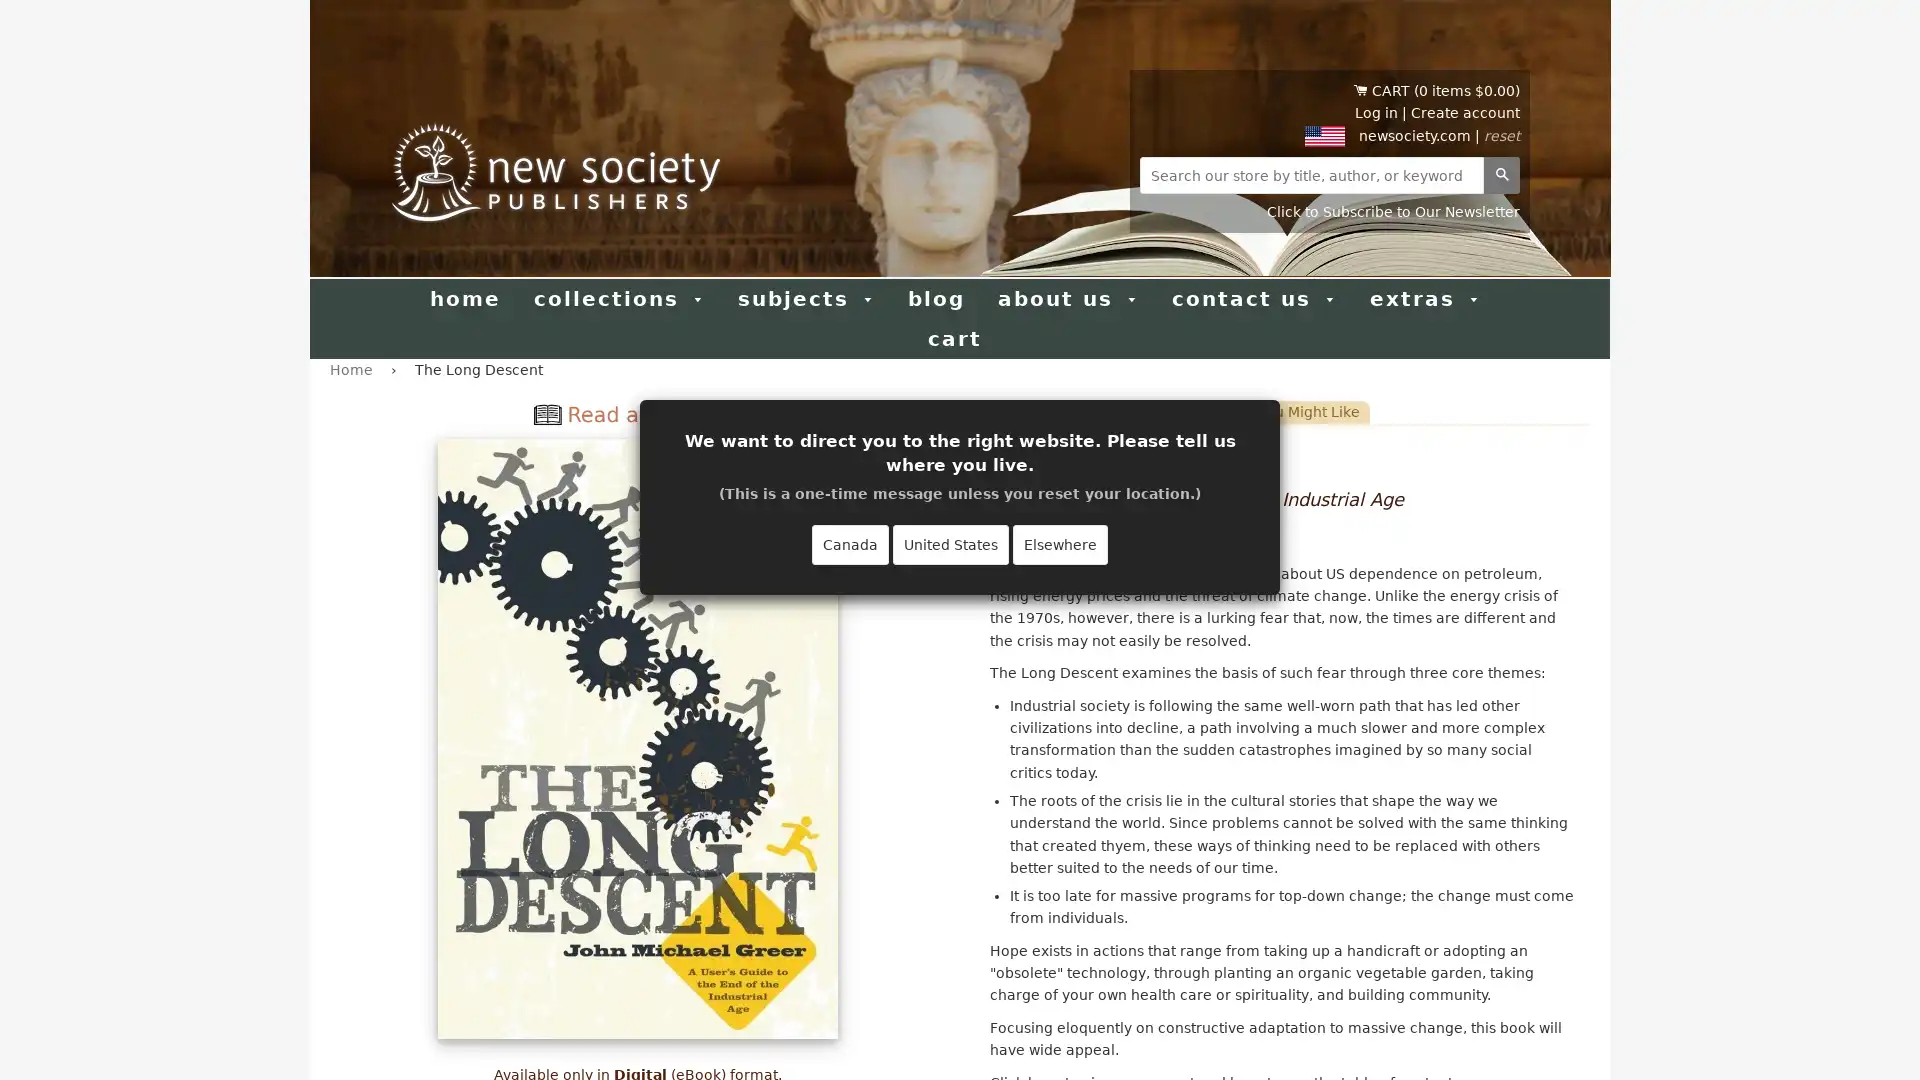  What do you see at coordinates (1502, 174) in the screenshot?
I see `Search` at bounding box center [1502, 174].